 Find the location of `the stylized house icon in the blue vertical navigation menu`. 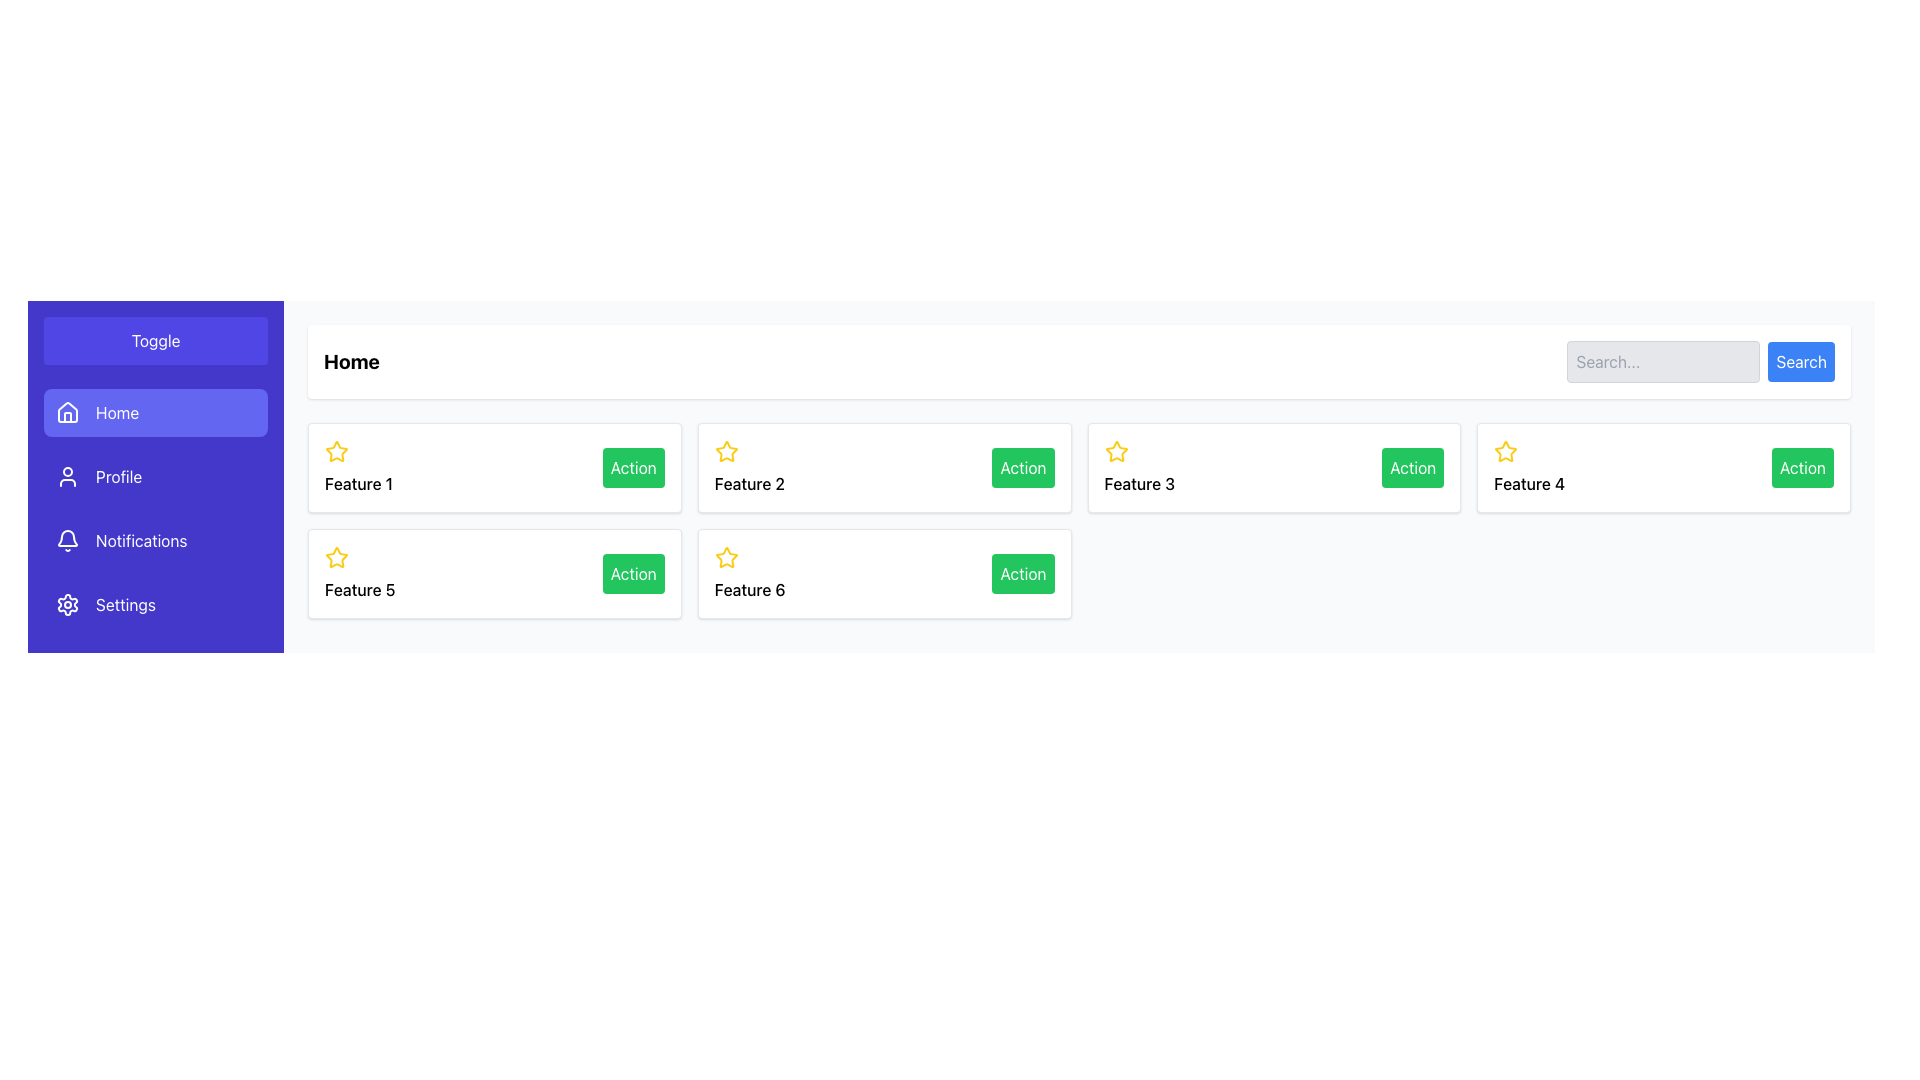

the stylized house icon in the blue vertical navigation menu is located at coordinates (67, 411).